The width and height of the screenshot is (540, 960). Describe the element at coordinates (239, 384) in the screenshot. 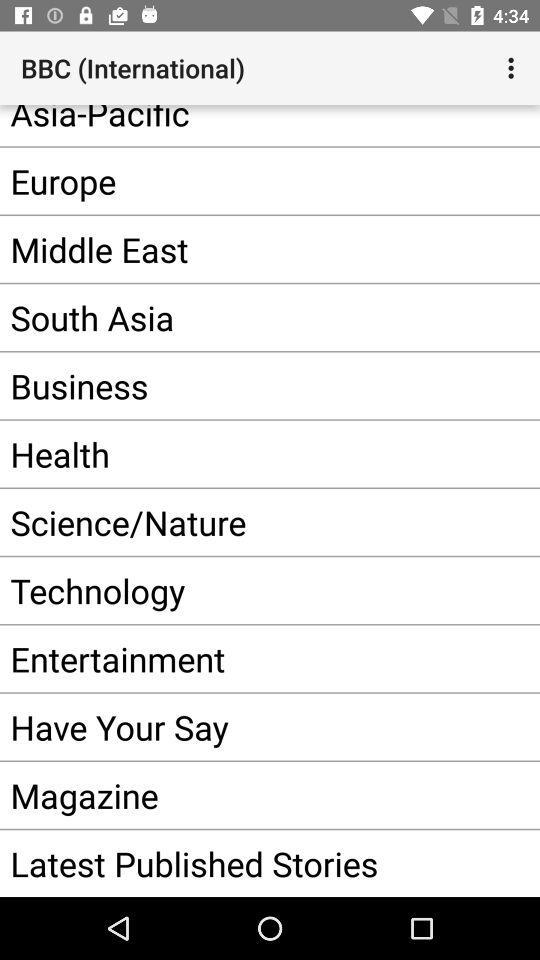

I see `the business icon` at that location.